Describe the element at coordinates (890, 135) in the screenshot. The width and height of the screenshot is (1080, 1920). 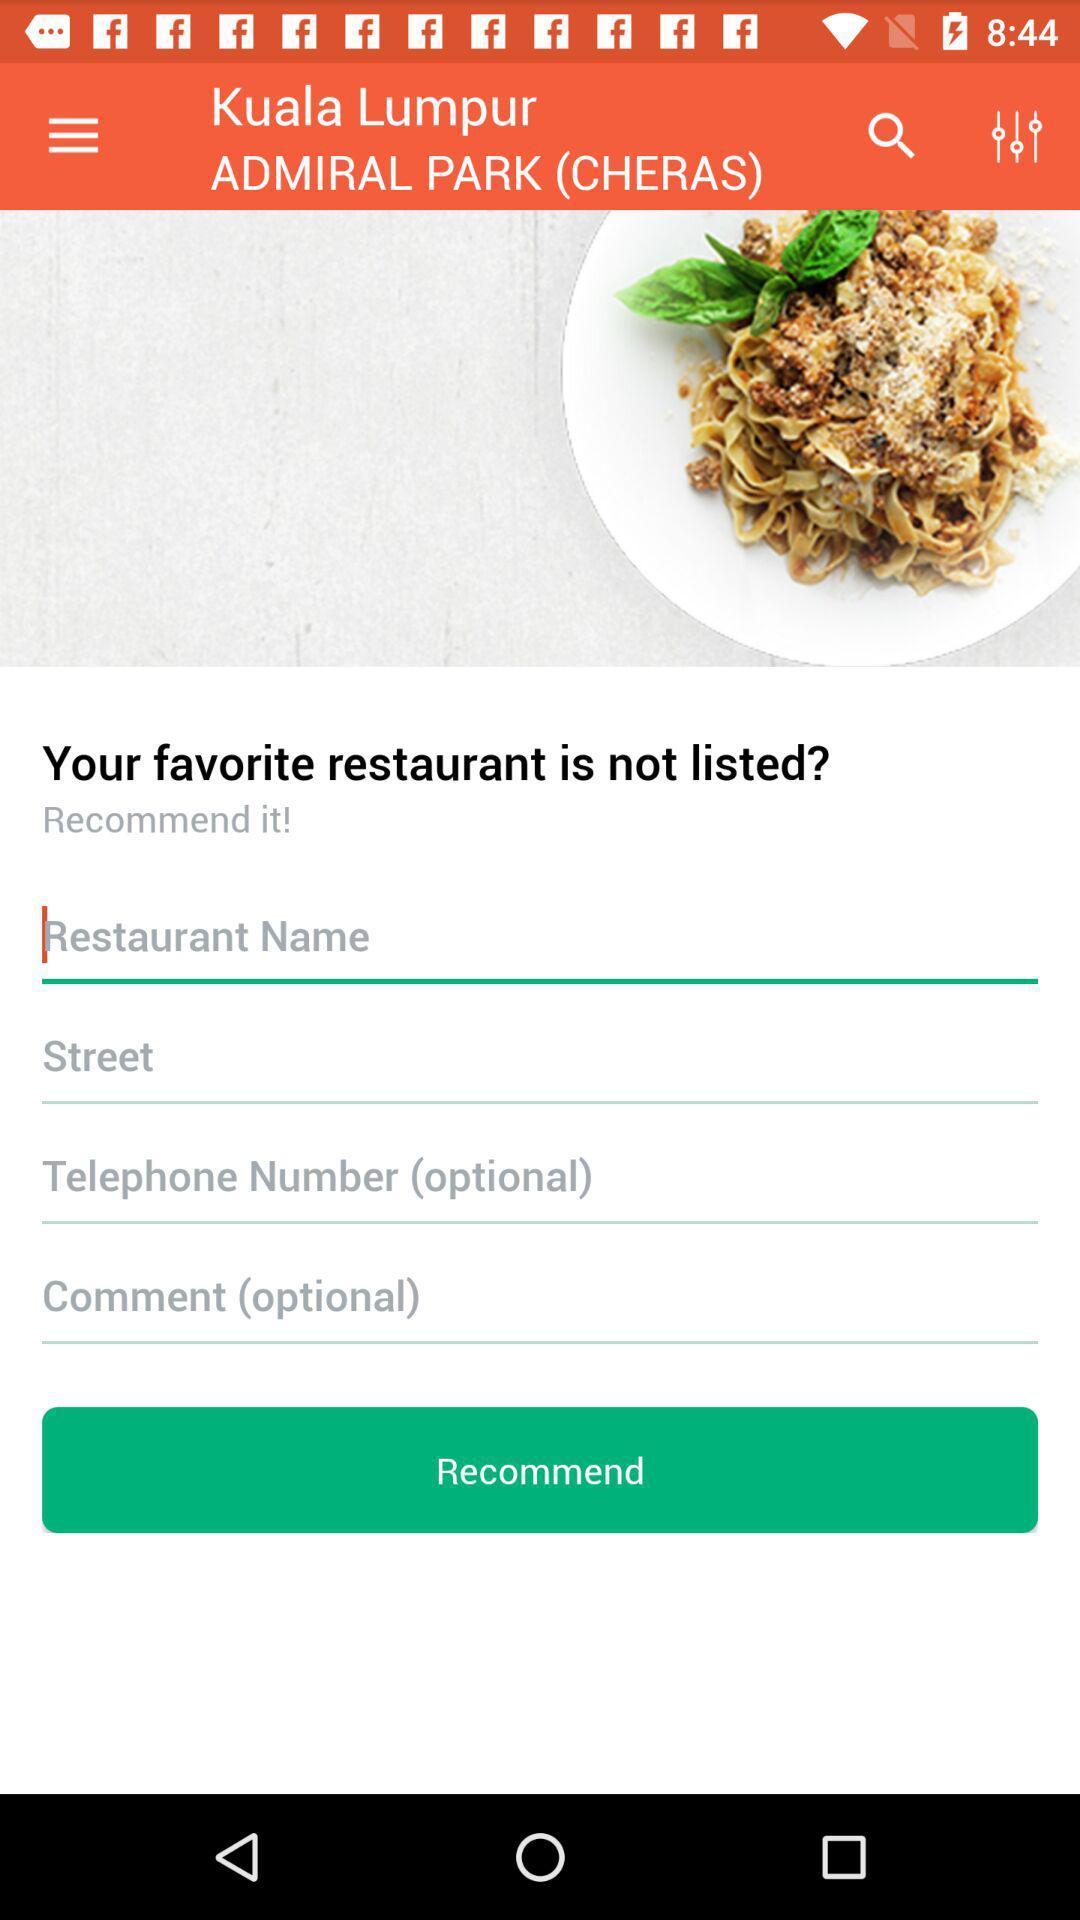
I see `icon next to kuala lumpur icon` at that location.